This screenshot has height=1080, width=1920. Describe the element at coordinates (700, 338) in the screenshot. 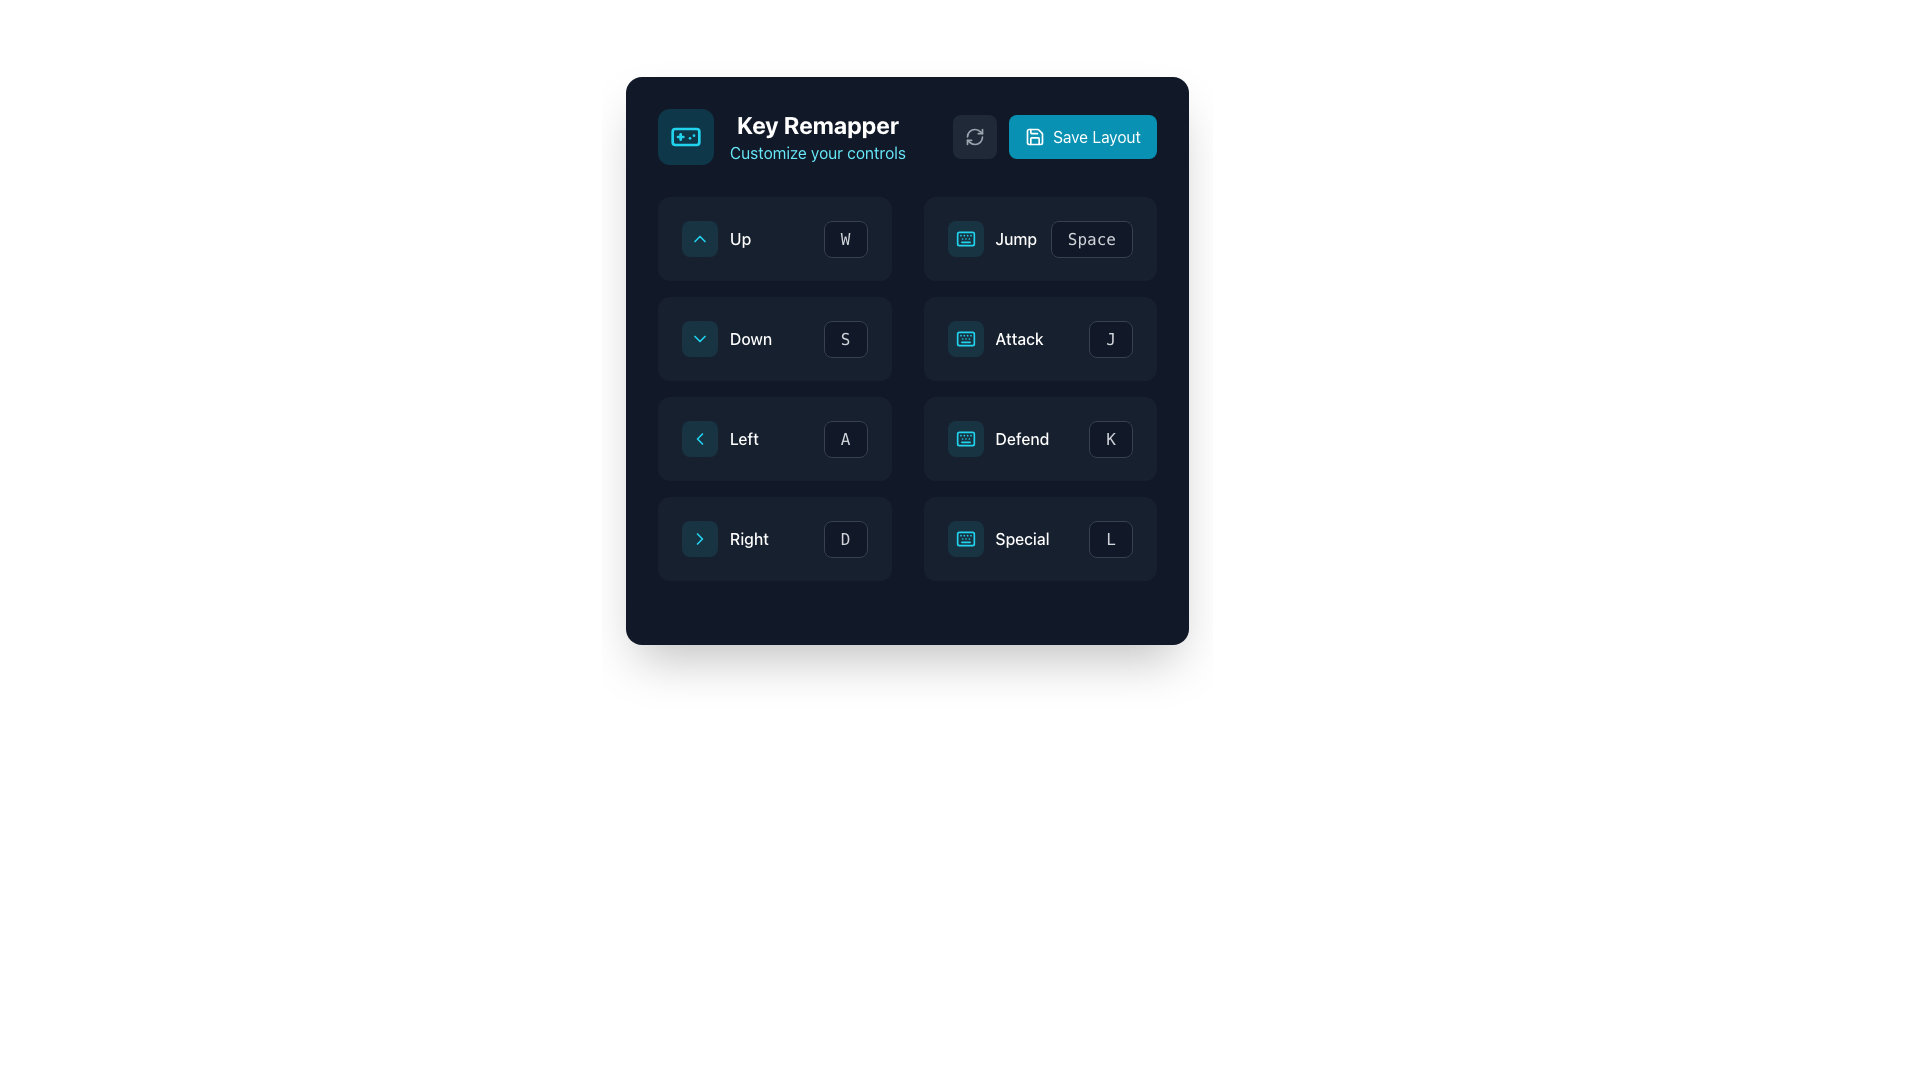

I see `the chevron icon in the cyan rectangular button labeled 'Down'` at that location.